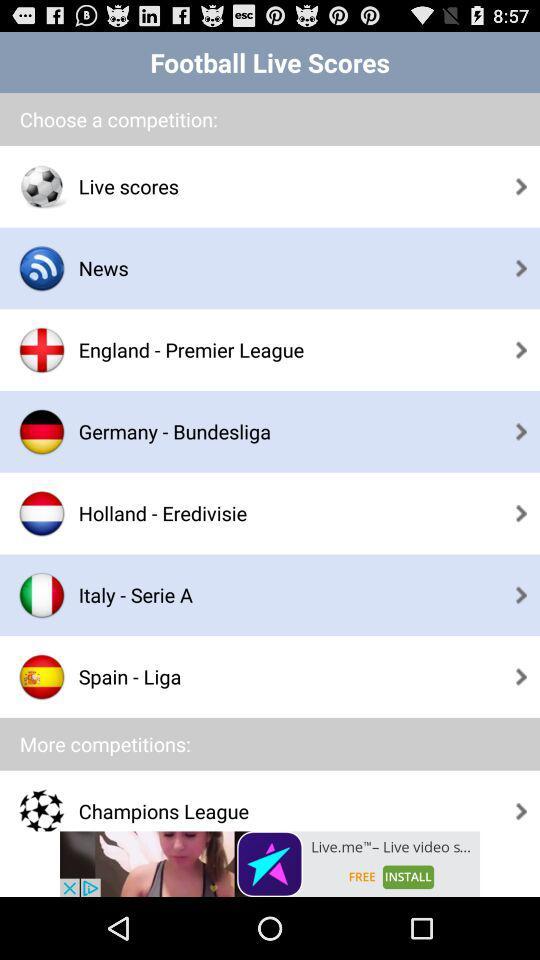 This screenshot has width=540, height=960. Describe the element at coordinates (270, 863) in the screenshot. I see `advertisent page` at that location.